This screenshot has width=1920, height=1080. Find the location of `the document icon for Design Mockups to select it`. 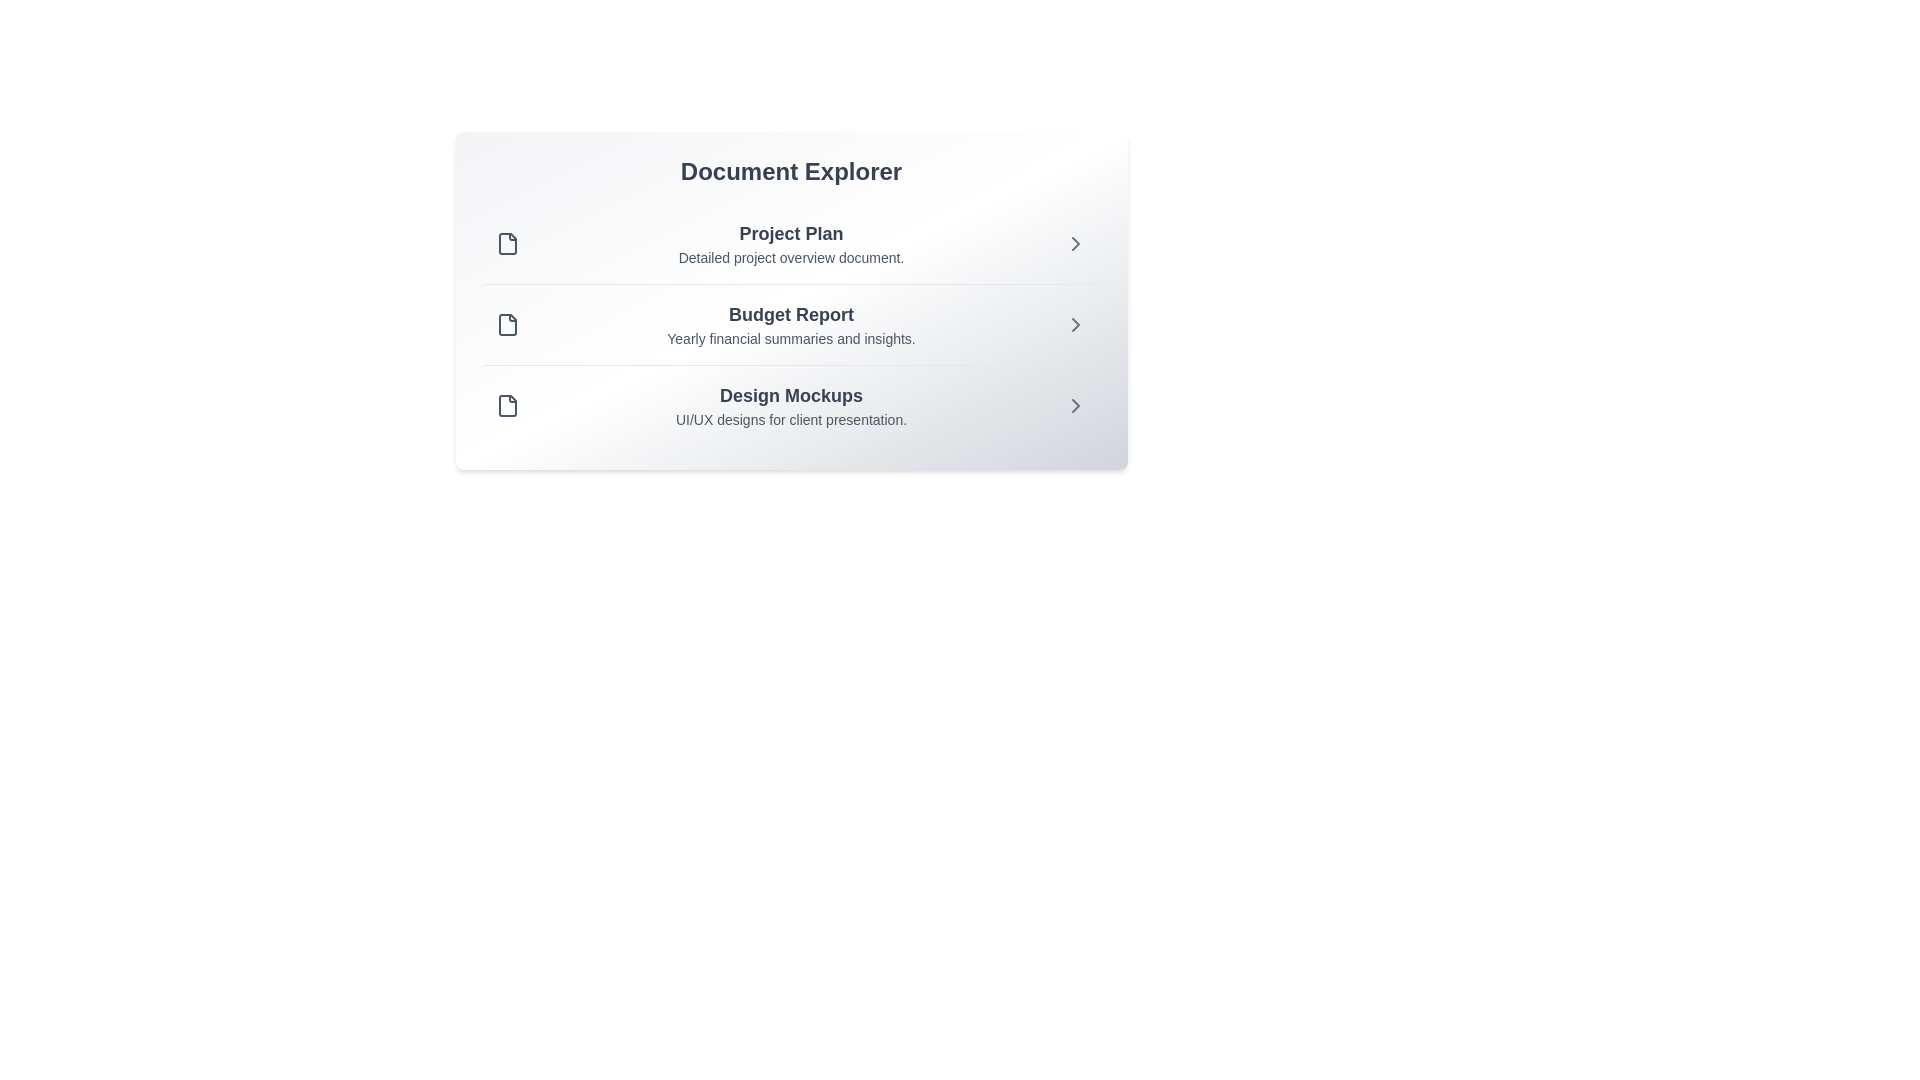

the document icon for Design Mockups to select it is located at coordinates (507, 405).